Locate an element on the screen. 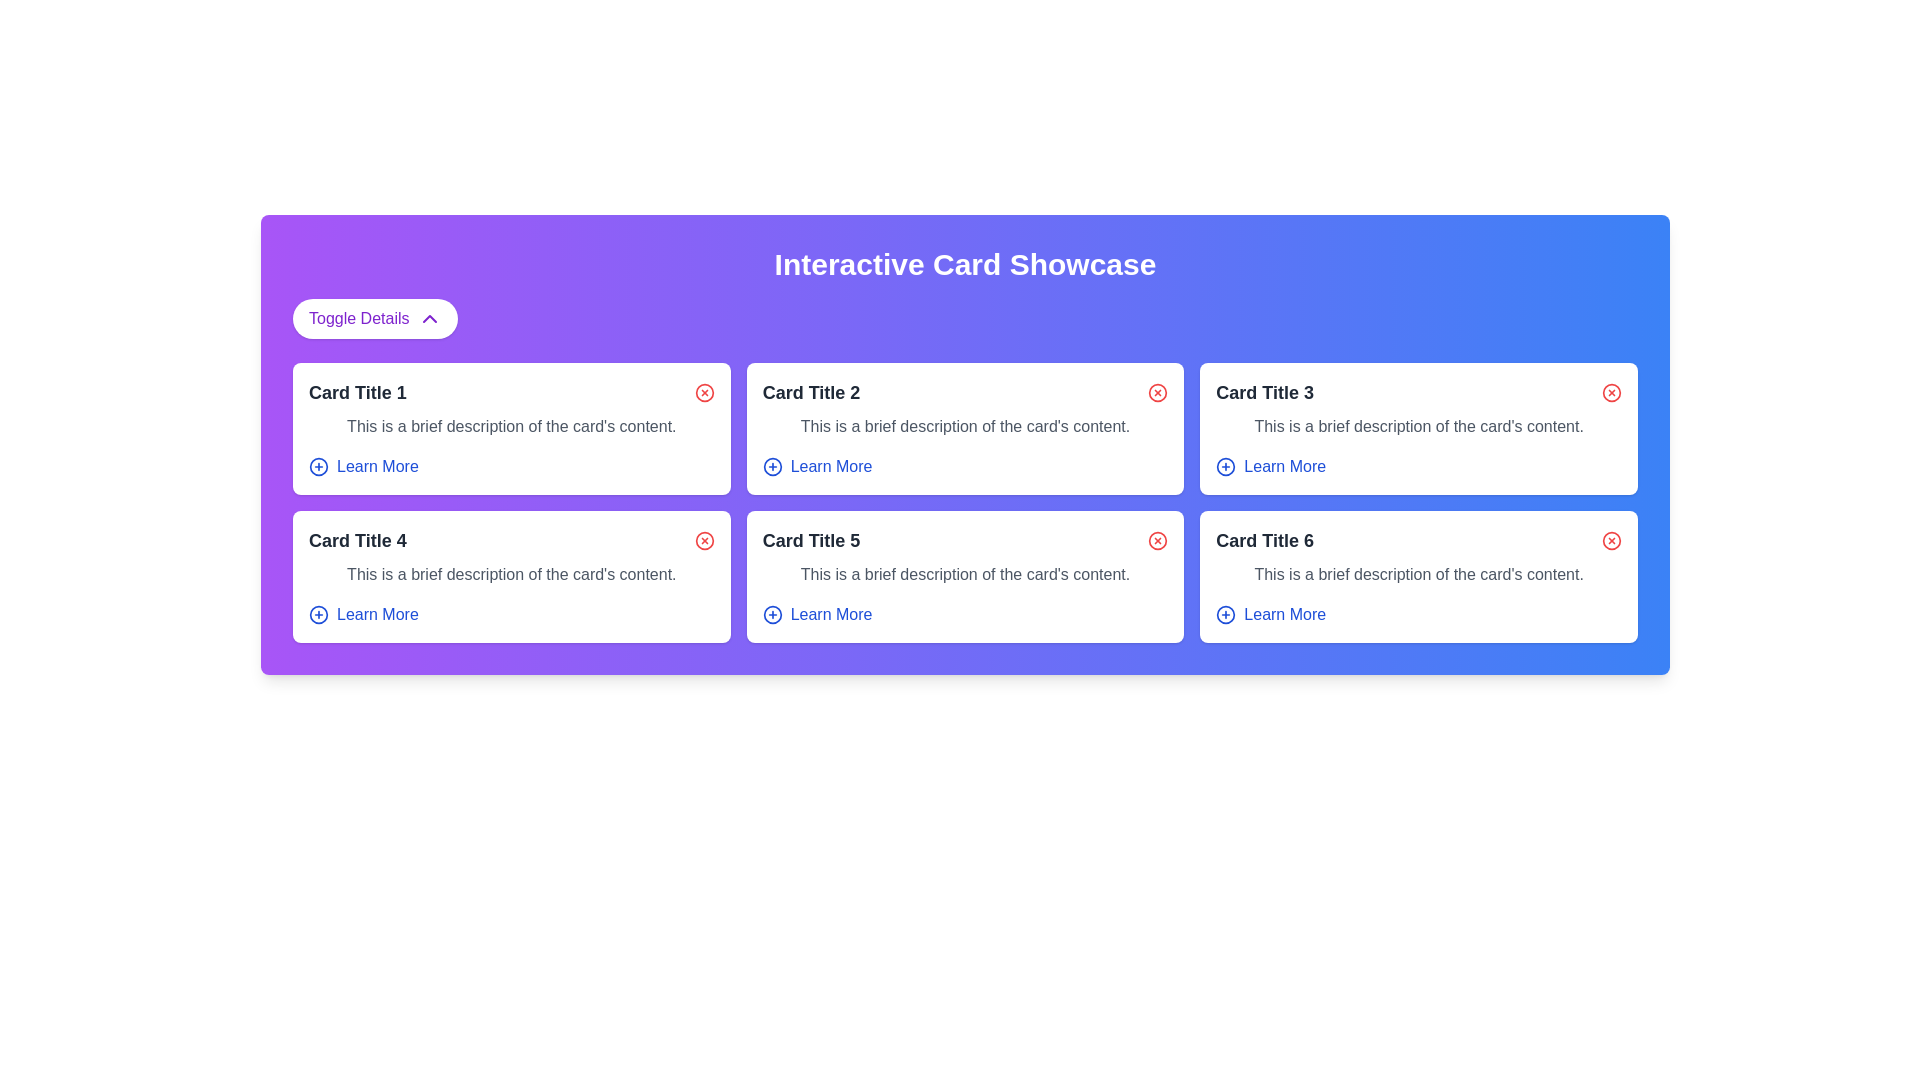 Image resolution: width=1920 pixels, height=1080 pixels. the close button located at the top-right corner of 'Card Title 1' to dismiss the card from view is located at coordinates (704, 393).